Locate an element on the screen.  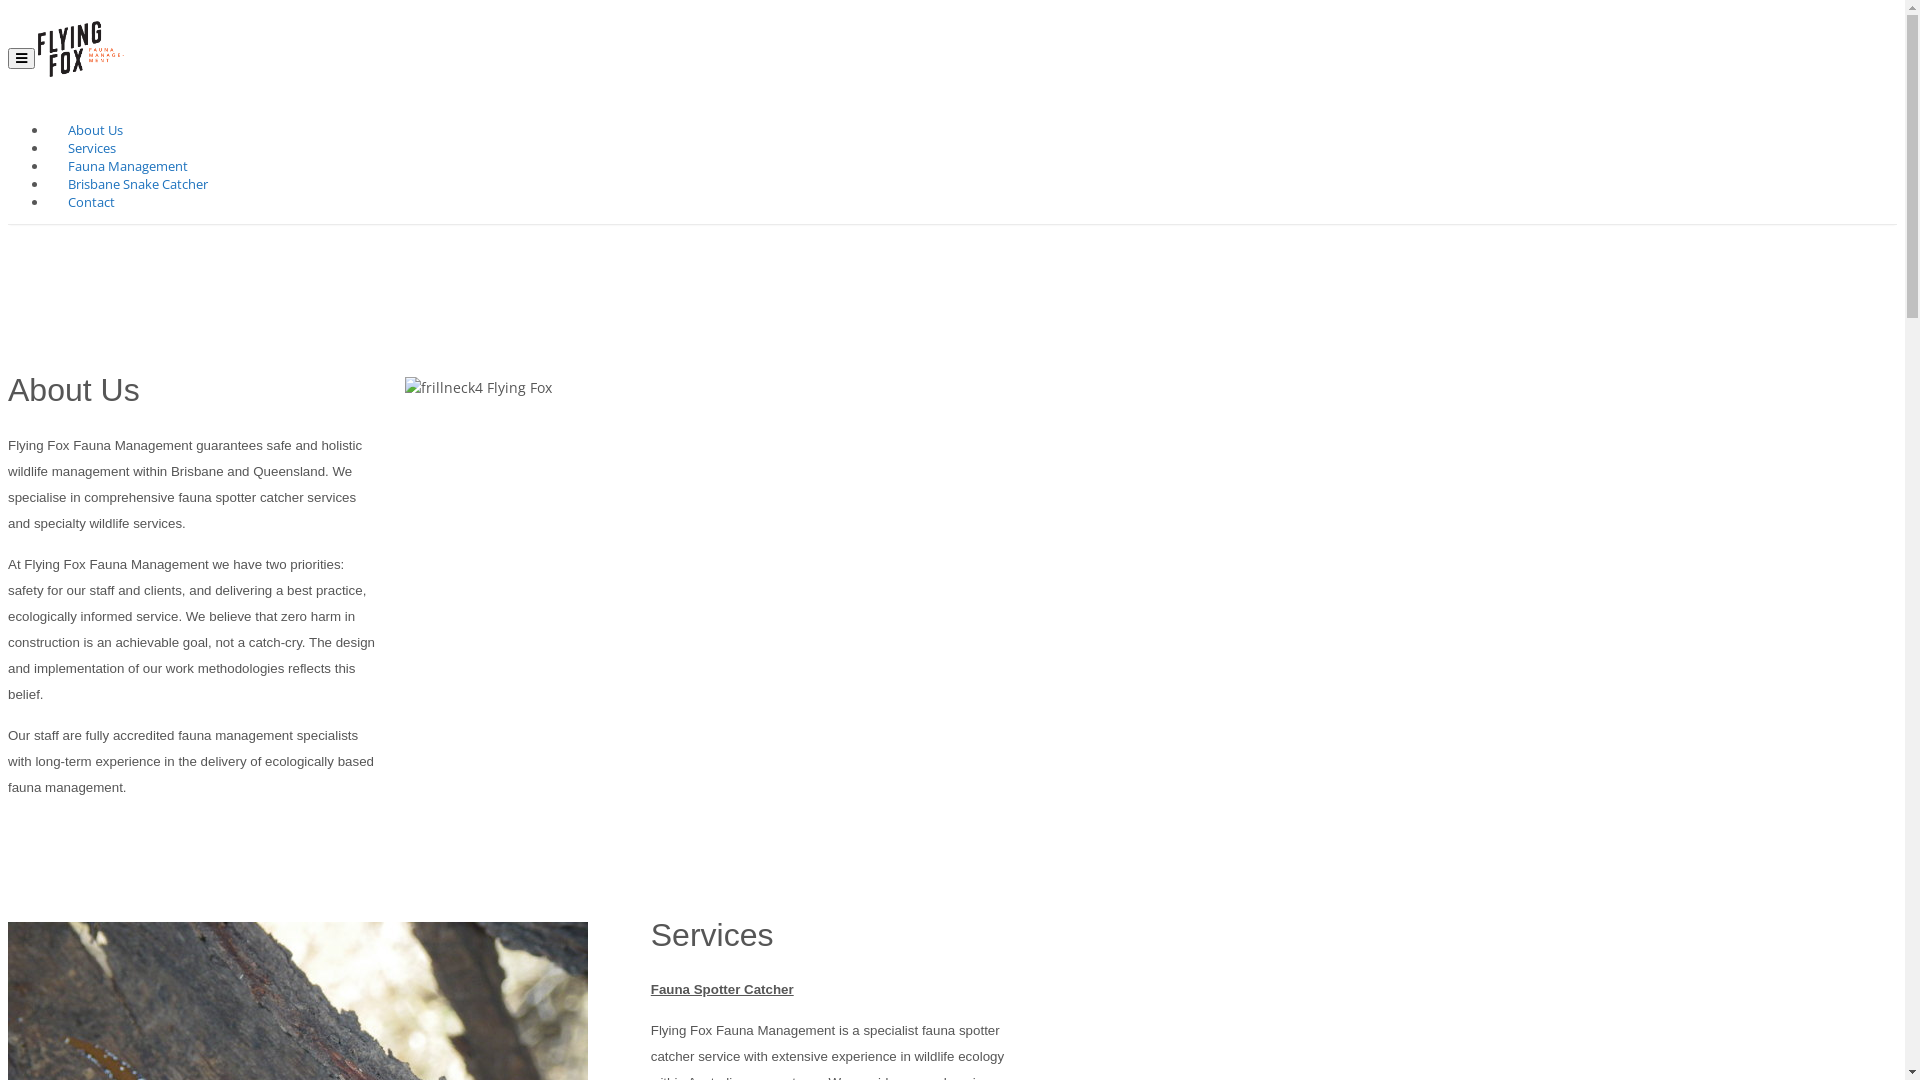
'Services' is located at coordinates (62, 148).